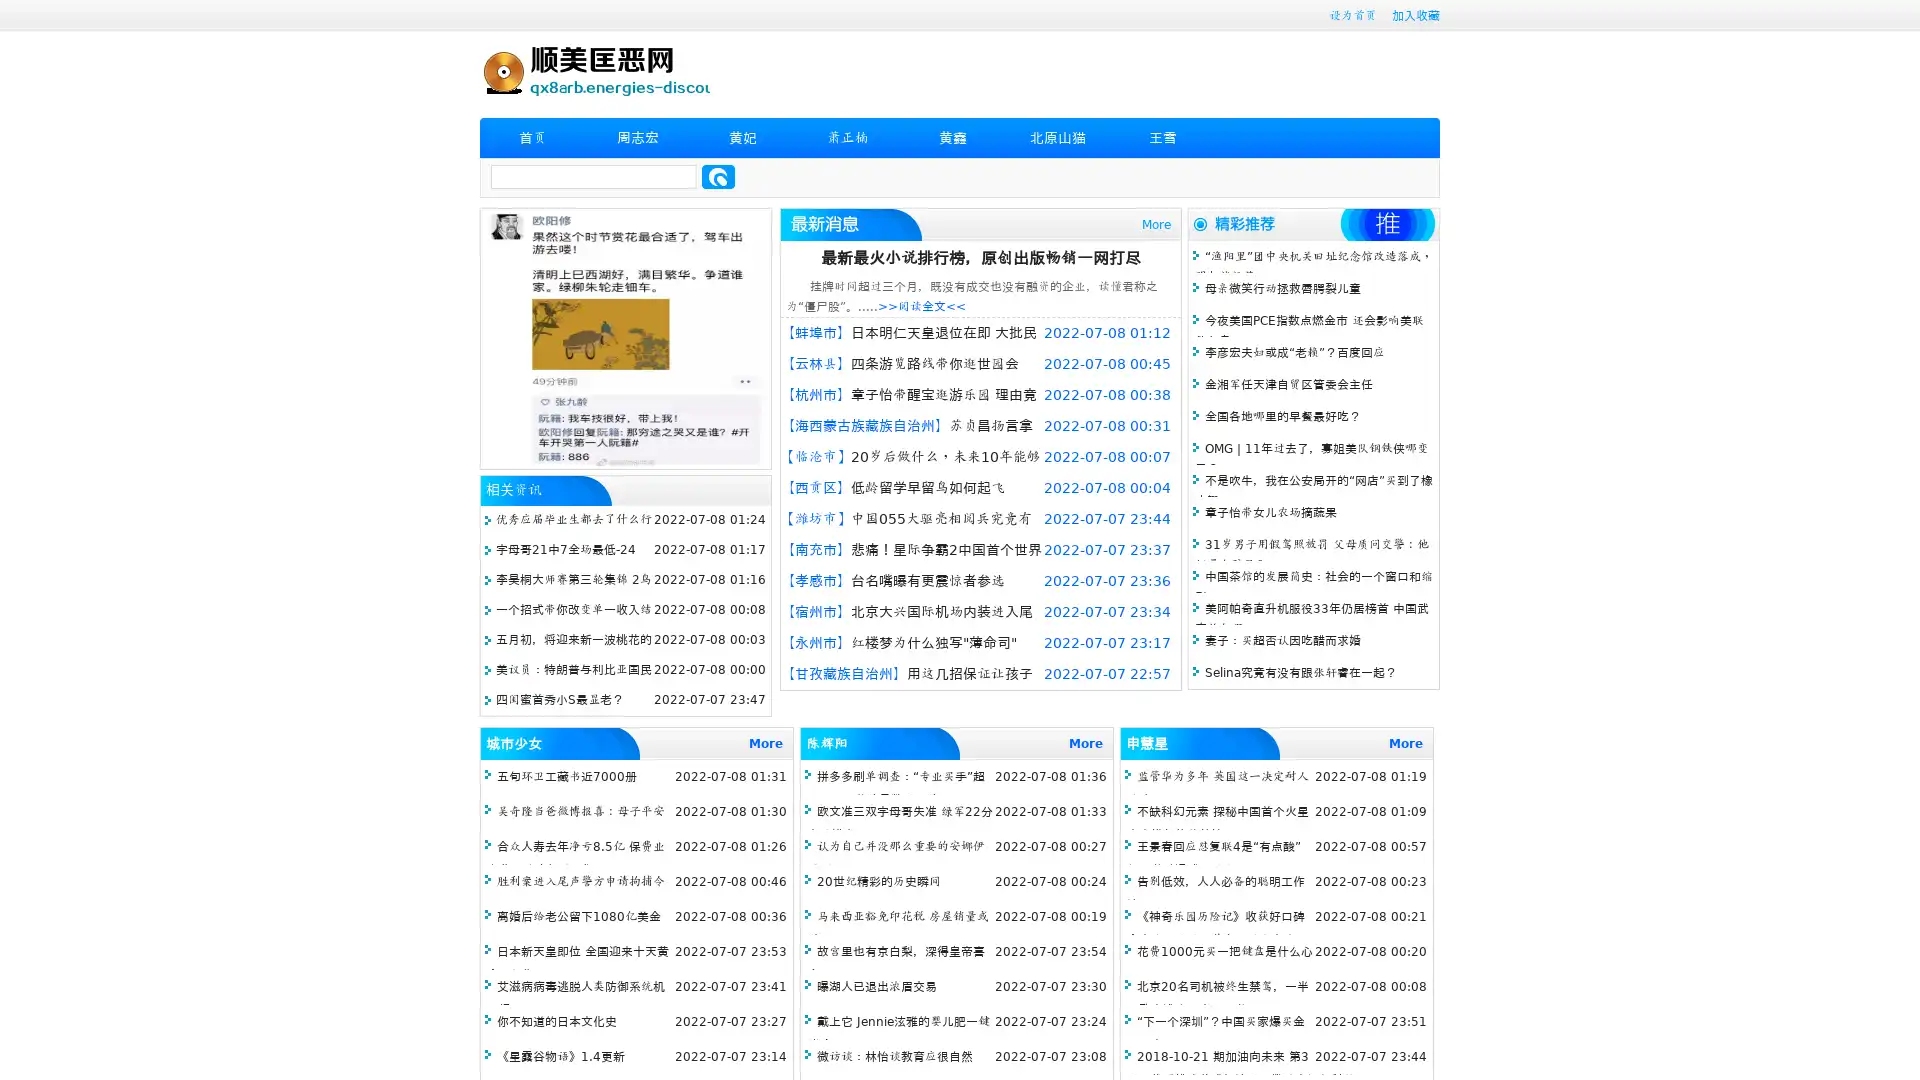 The height and width of the screenshot is (1080, 1920). I want to click on Search, so click(718, 176).